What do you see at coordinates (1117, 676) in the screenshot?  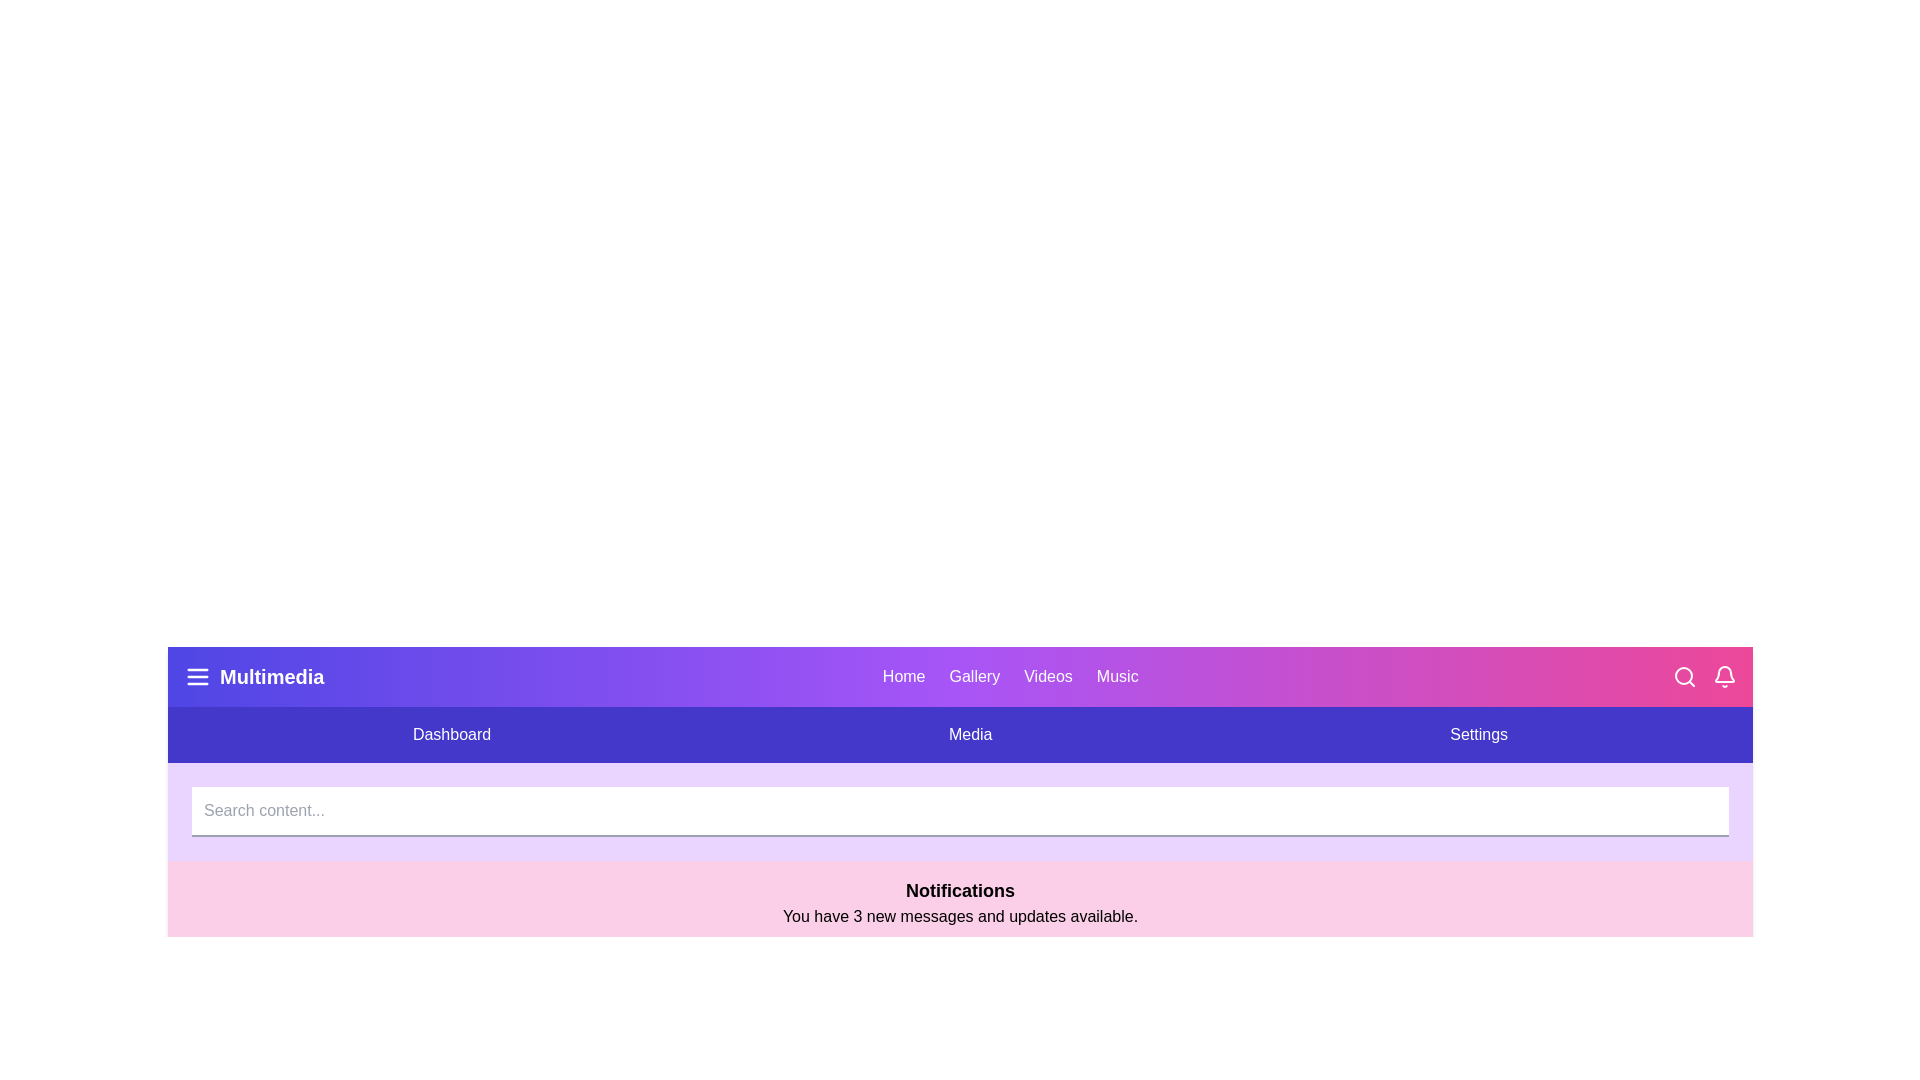 I see `the section labeled Music in the navigation bar` at bounding box center [1117, 676].